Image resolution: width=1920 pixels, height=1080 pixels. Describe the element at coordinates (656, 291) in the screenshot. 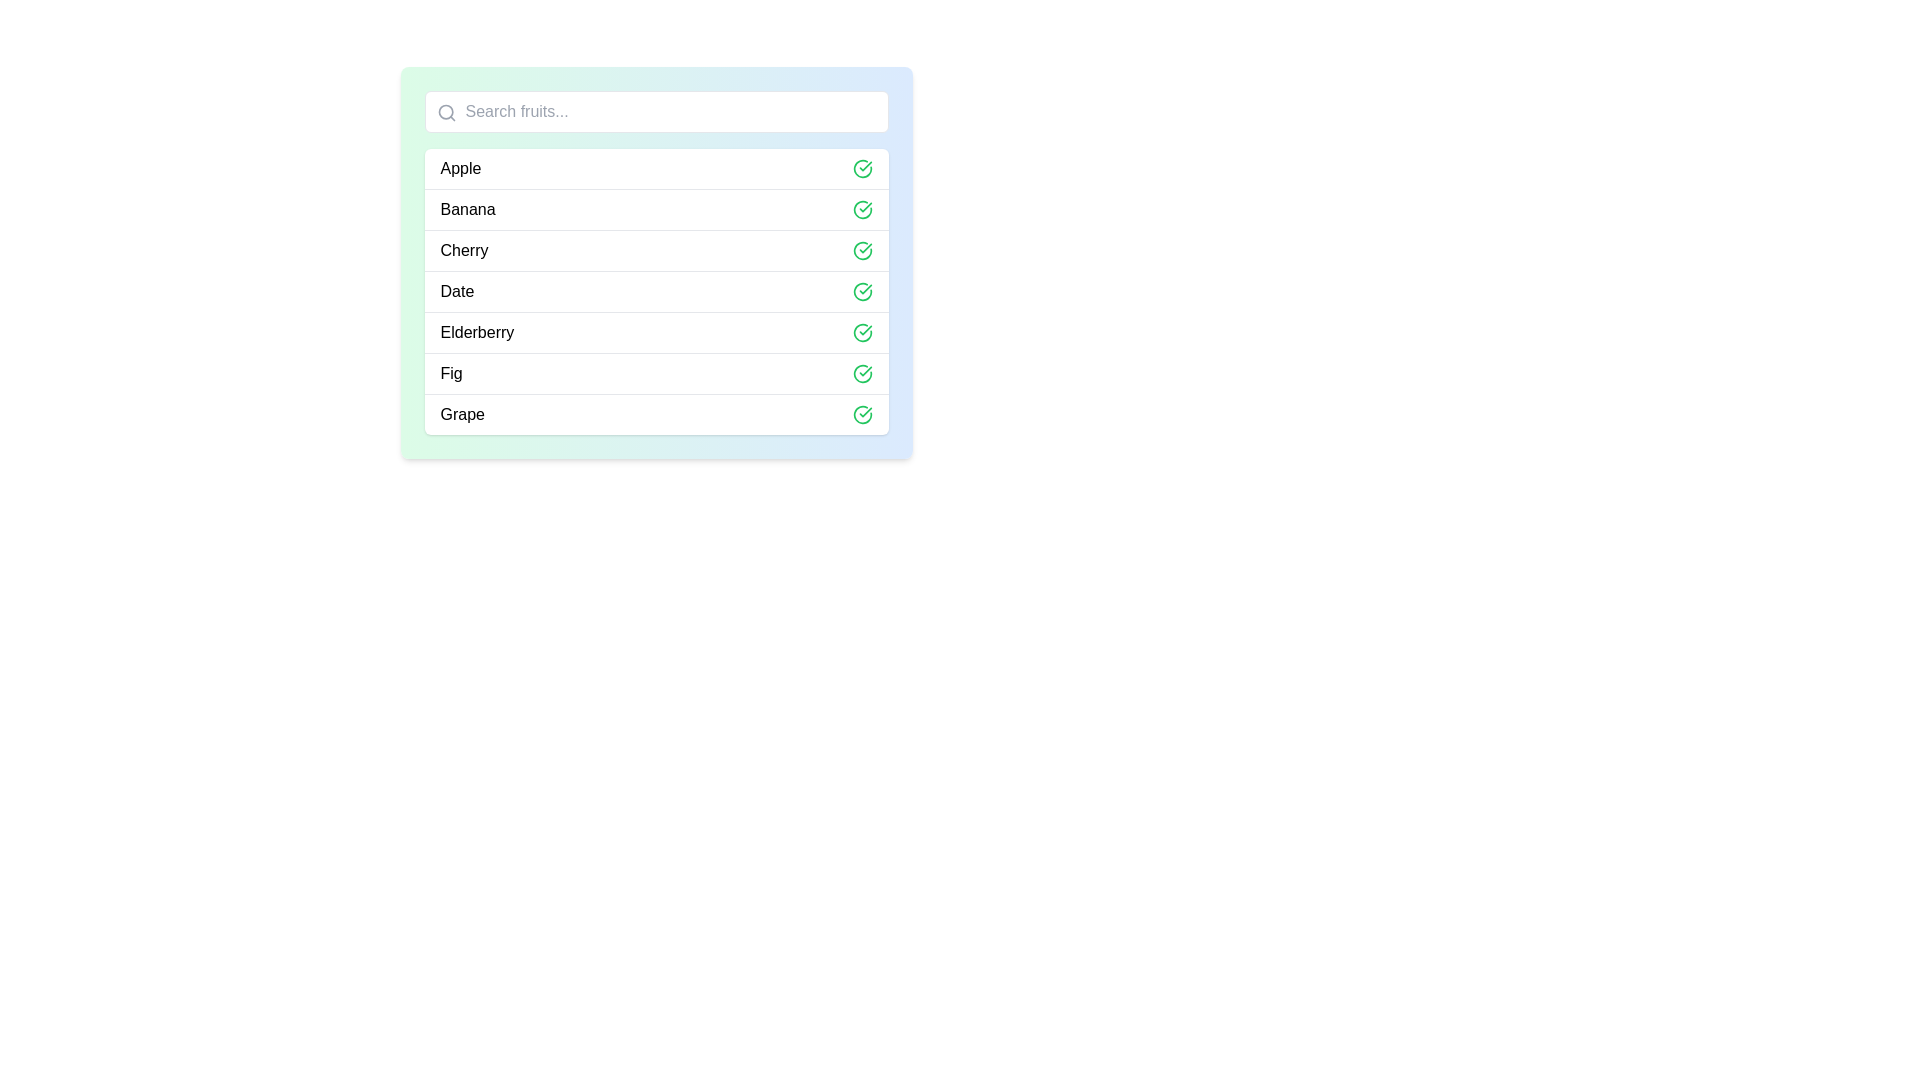

I see `the selectable list option labeled 'Date', which is currently selected` at that location.